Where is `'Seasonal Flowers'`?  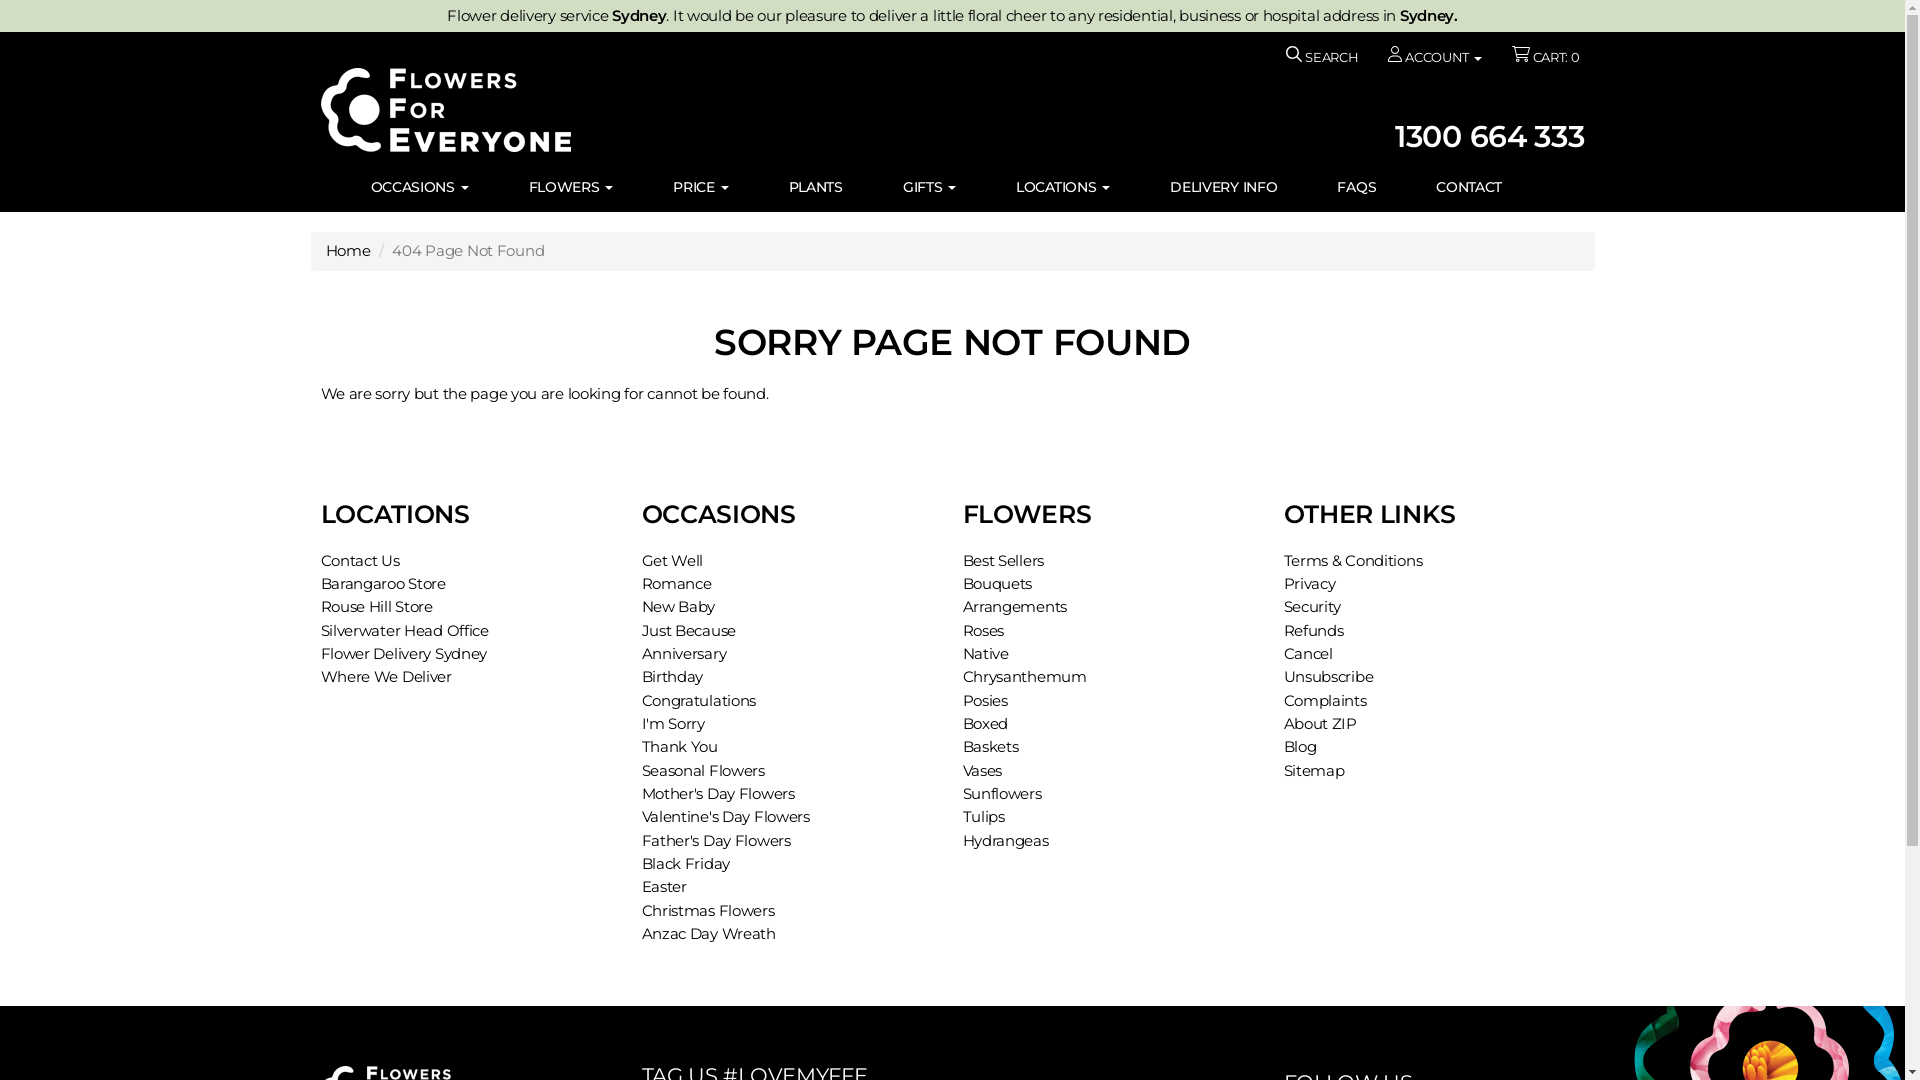 'Seasonal Flowers' is located at coordinates (703, 770).